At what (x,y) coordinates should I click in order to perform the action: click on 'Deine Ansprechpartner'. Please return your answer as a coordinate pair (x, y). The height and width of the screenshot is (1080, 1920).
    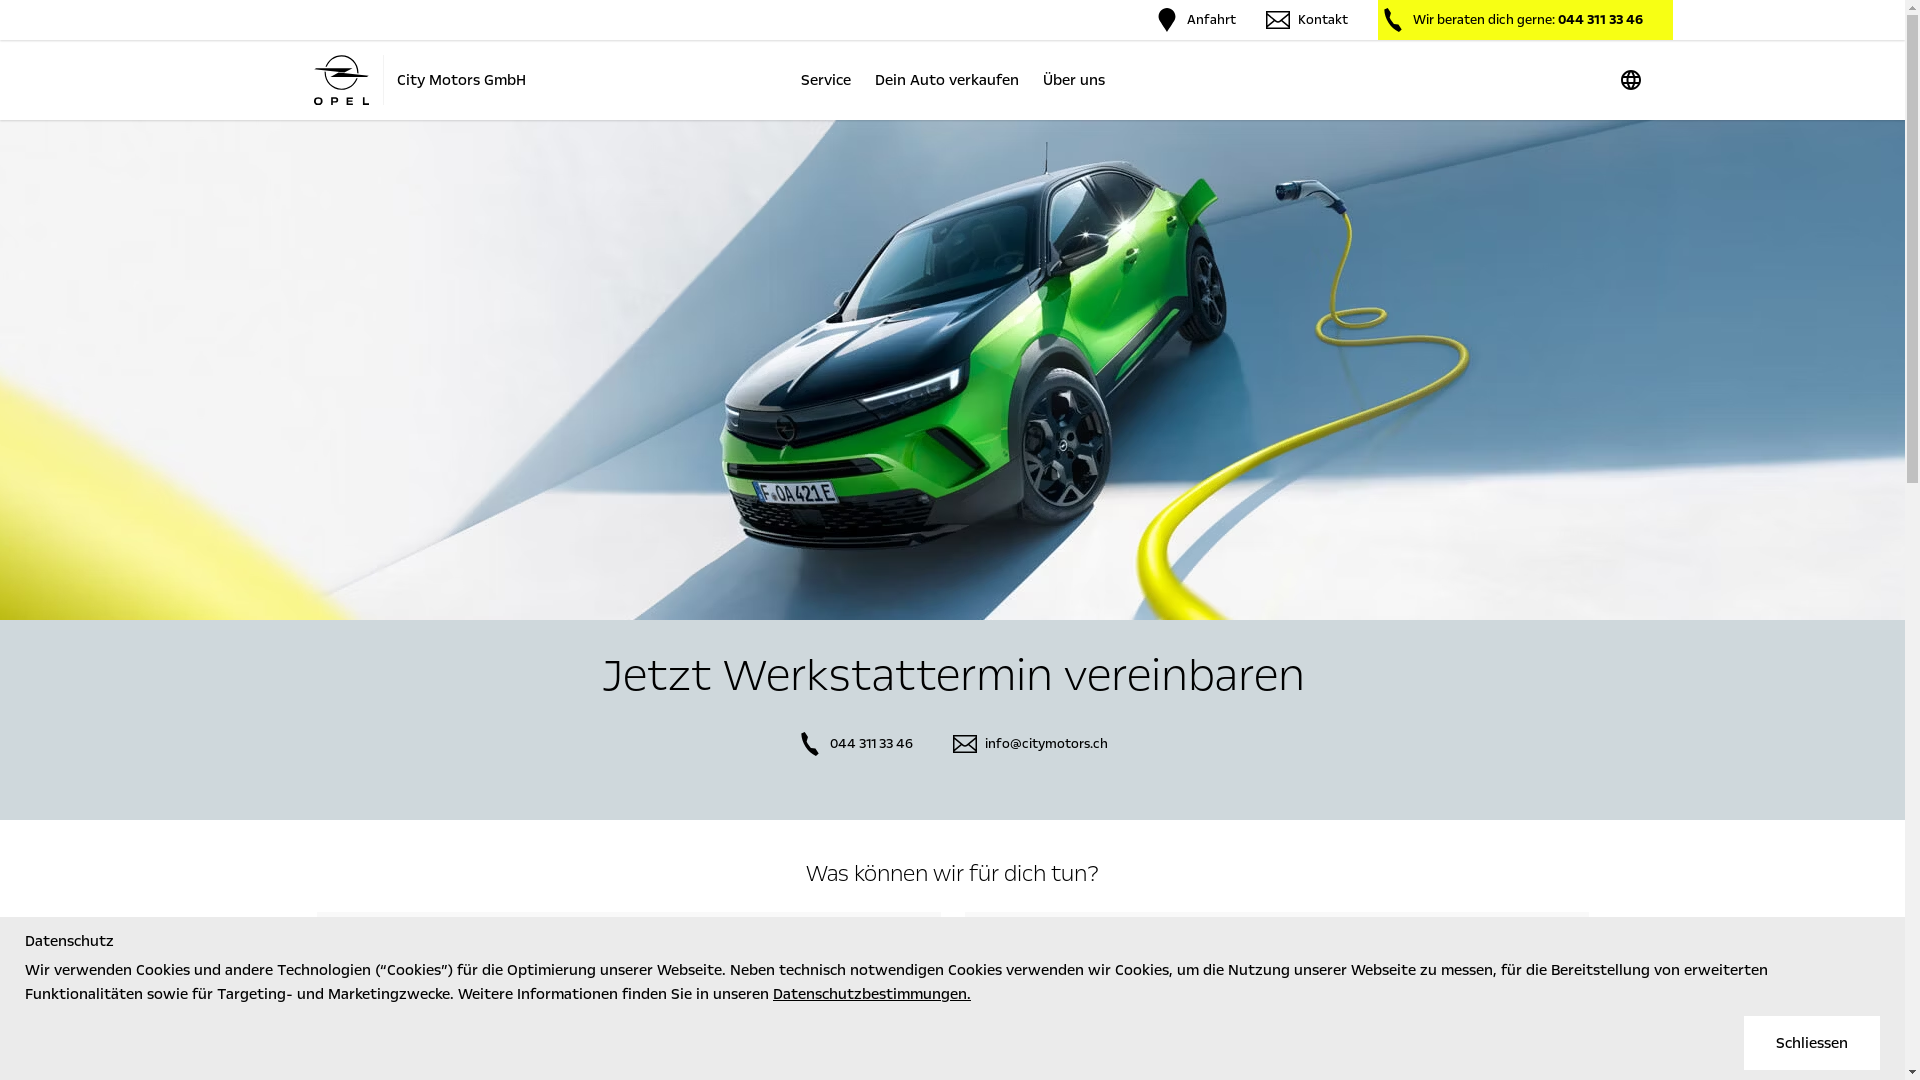
    Looking at the image, I should click on (1275, 956).